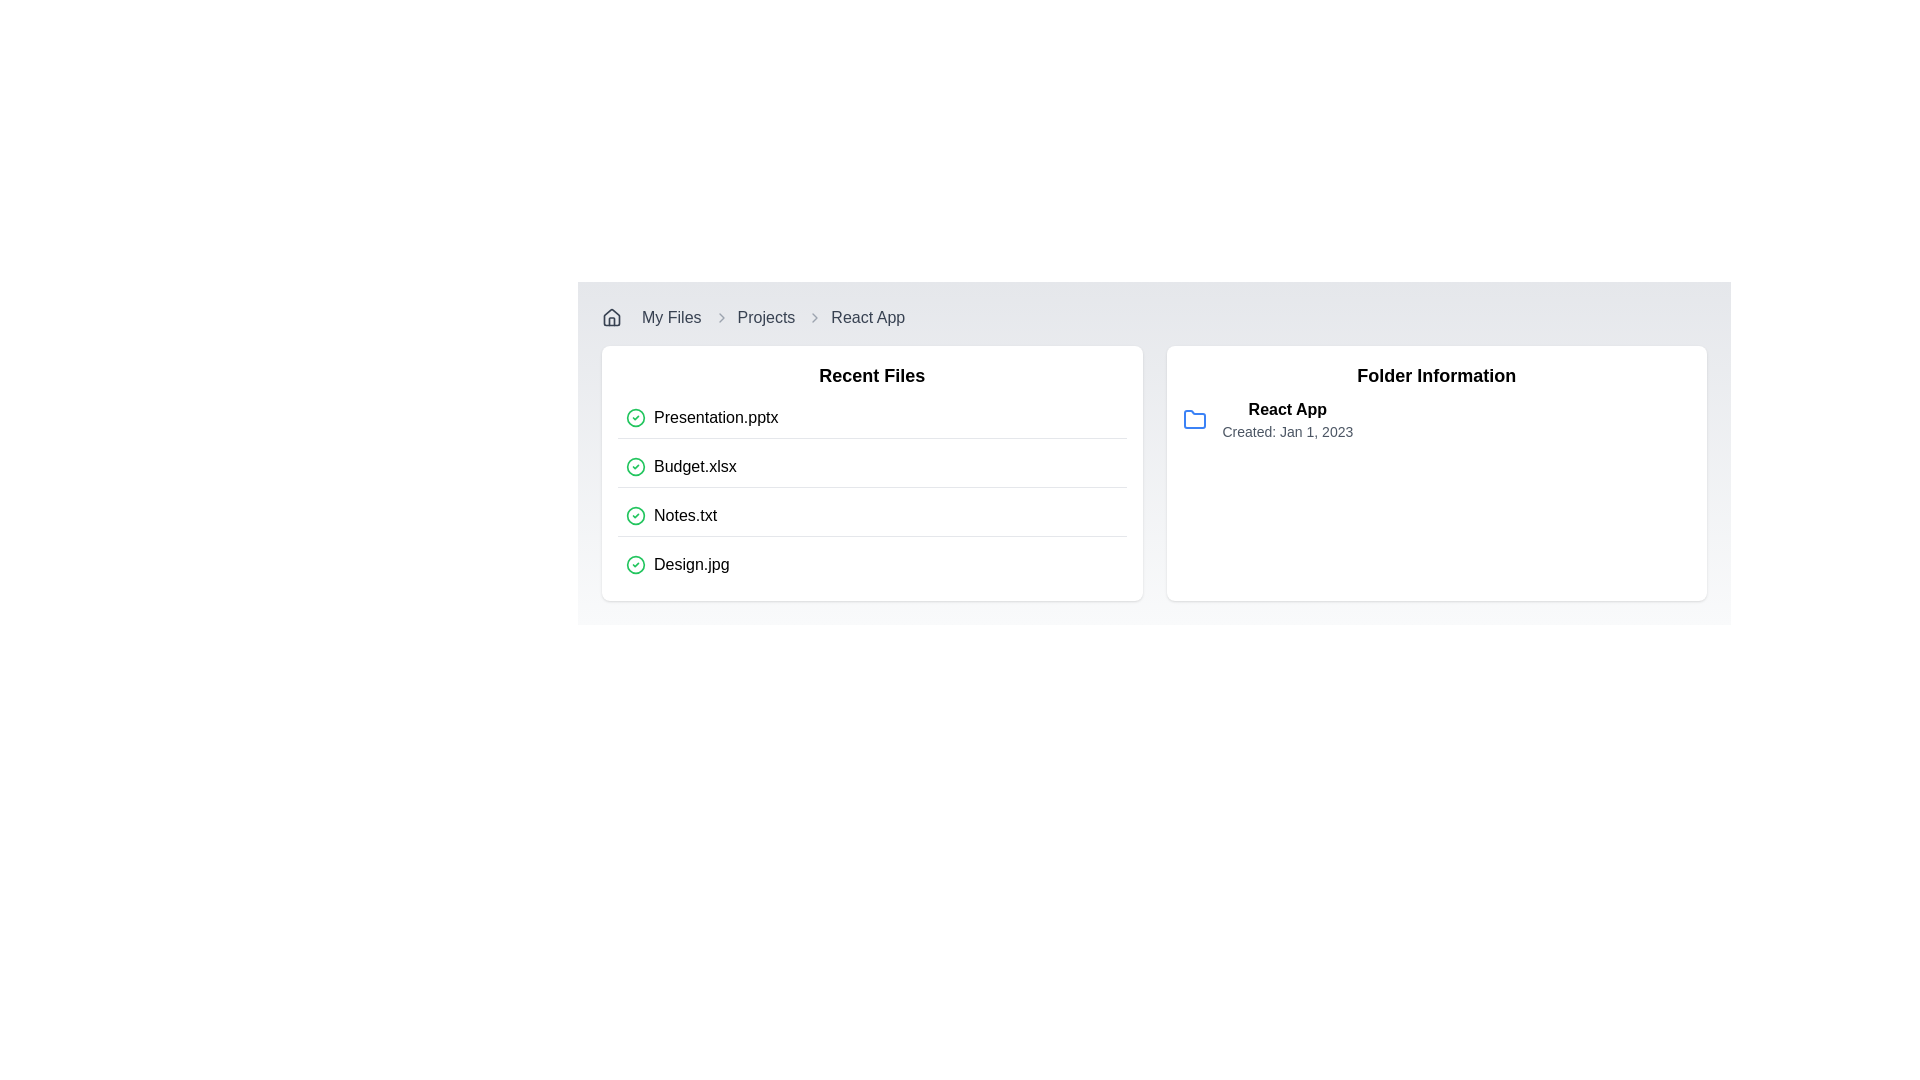  I want to click on the house icon in the navigation trail labeled 'My Files > Projects > React App', so click(610, 315).